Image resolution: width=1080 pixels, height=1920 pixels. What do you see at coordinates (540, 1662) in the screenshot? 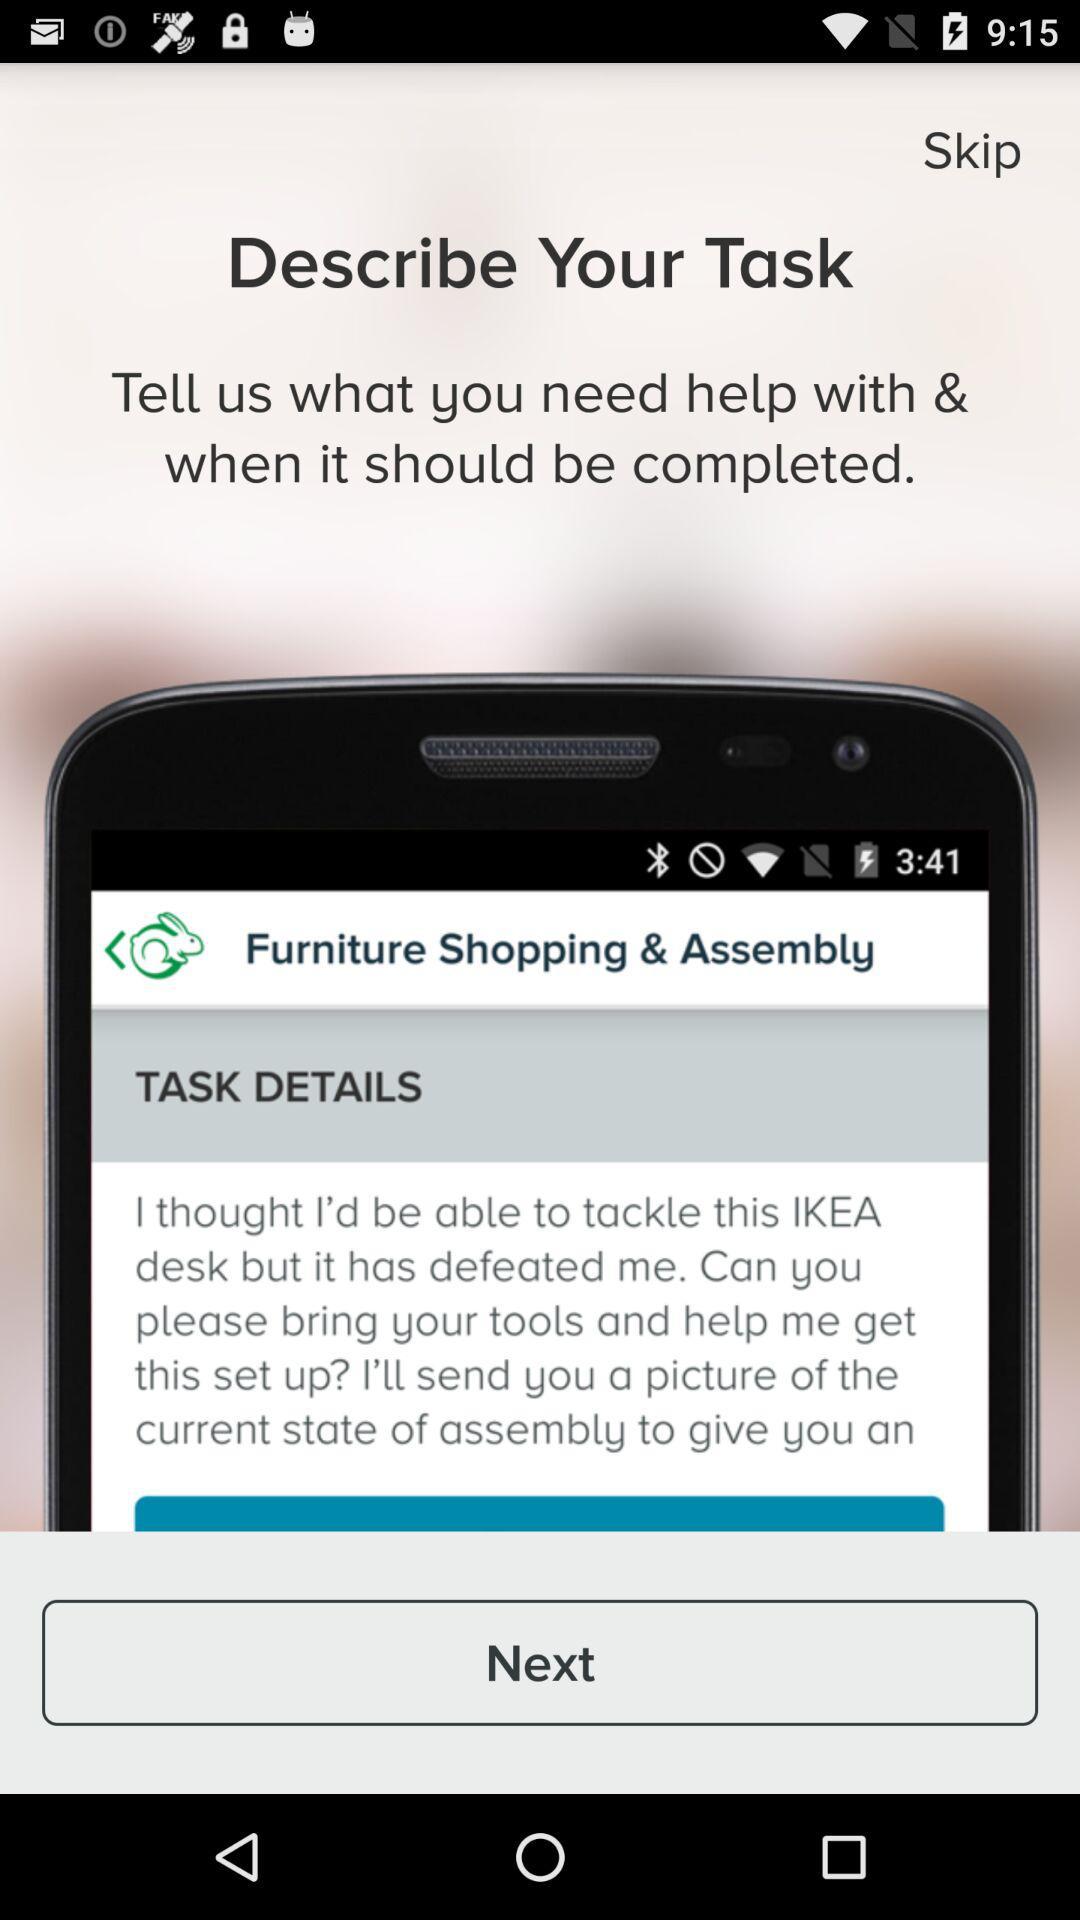
I see `the item at the bottom` at bounding box center [540, 1662].